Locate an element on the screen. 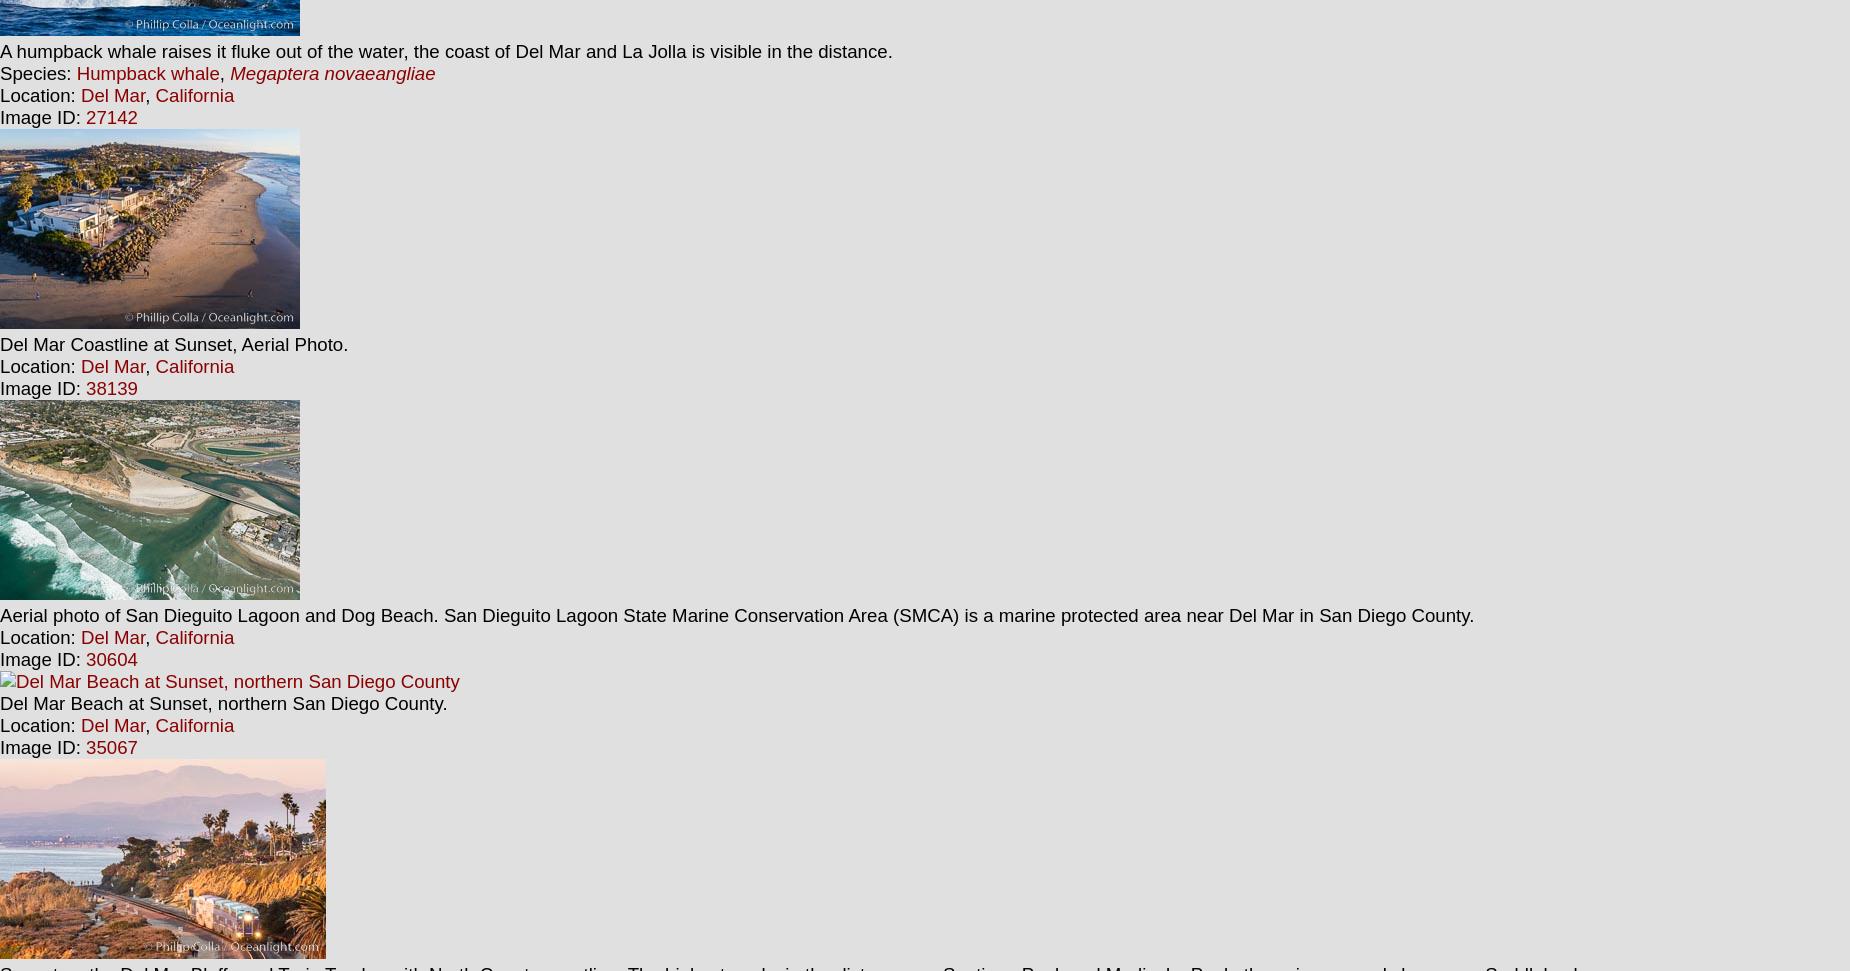  'Humpback whale' is located at coordinates (146, 72).